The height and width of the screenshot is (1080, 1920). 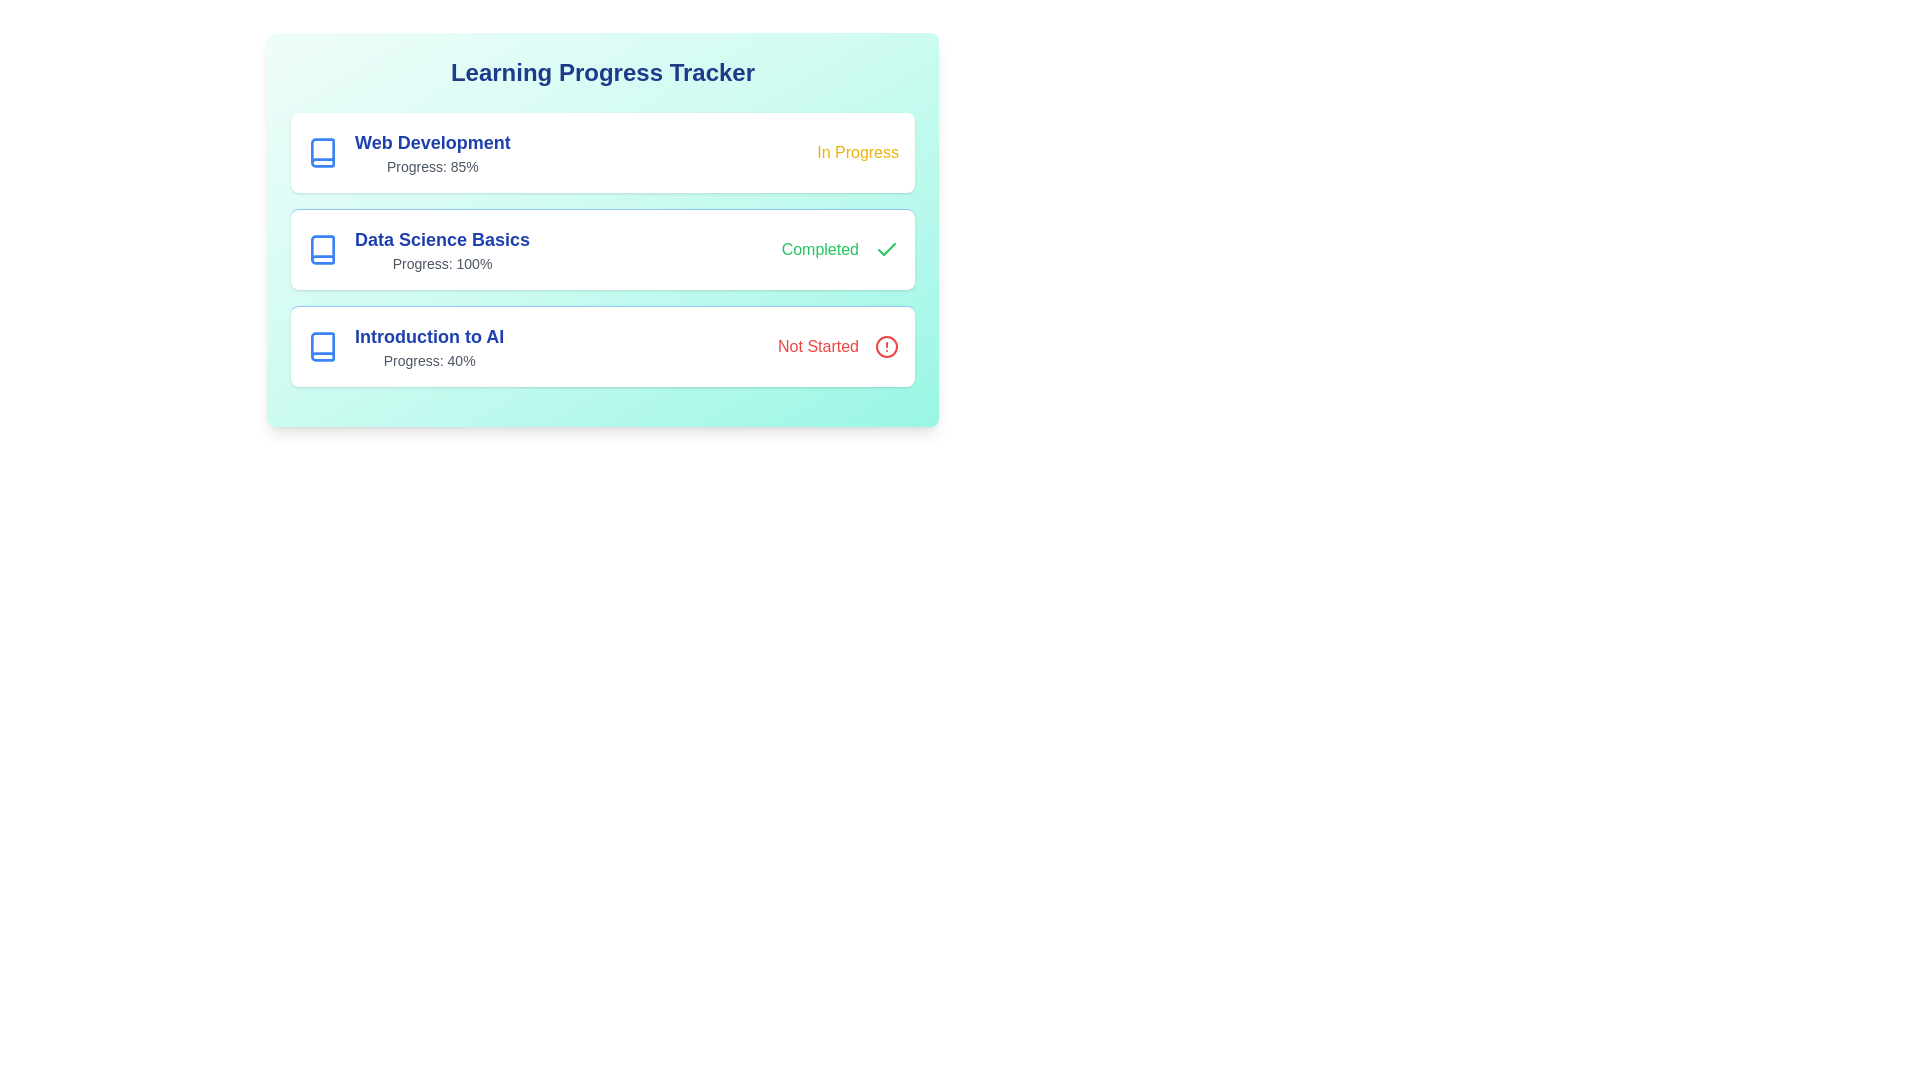 What do you see at coordinates (858, 152) in the screenshot?
I see `the status icon for Web Development to view its status-specific actions` at bounding box center [858, 152].